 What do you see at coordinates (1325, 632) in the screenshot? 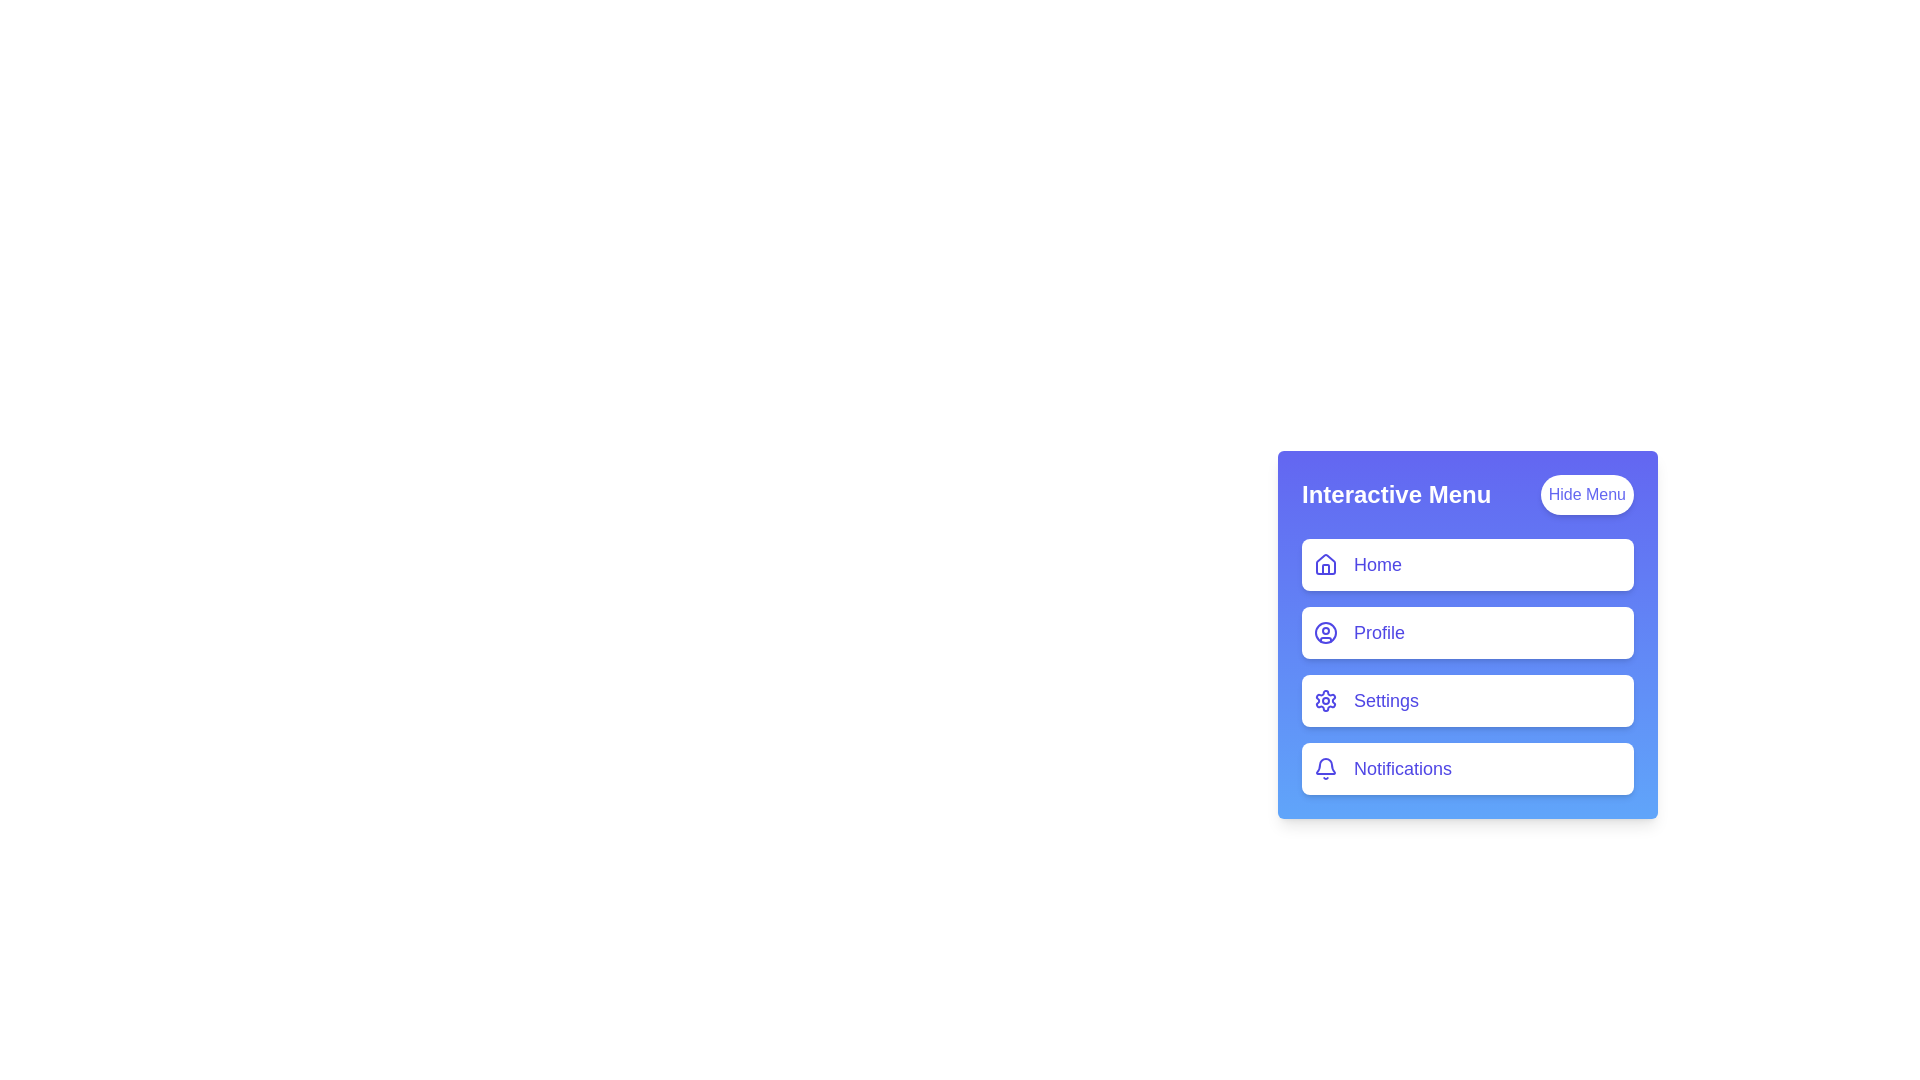
I see `the menu item icon corresponding to Profile` at bounding box center [1325, 632].